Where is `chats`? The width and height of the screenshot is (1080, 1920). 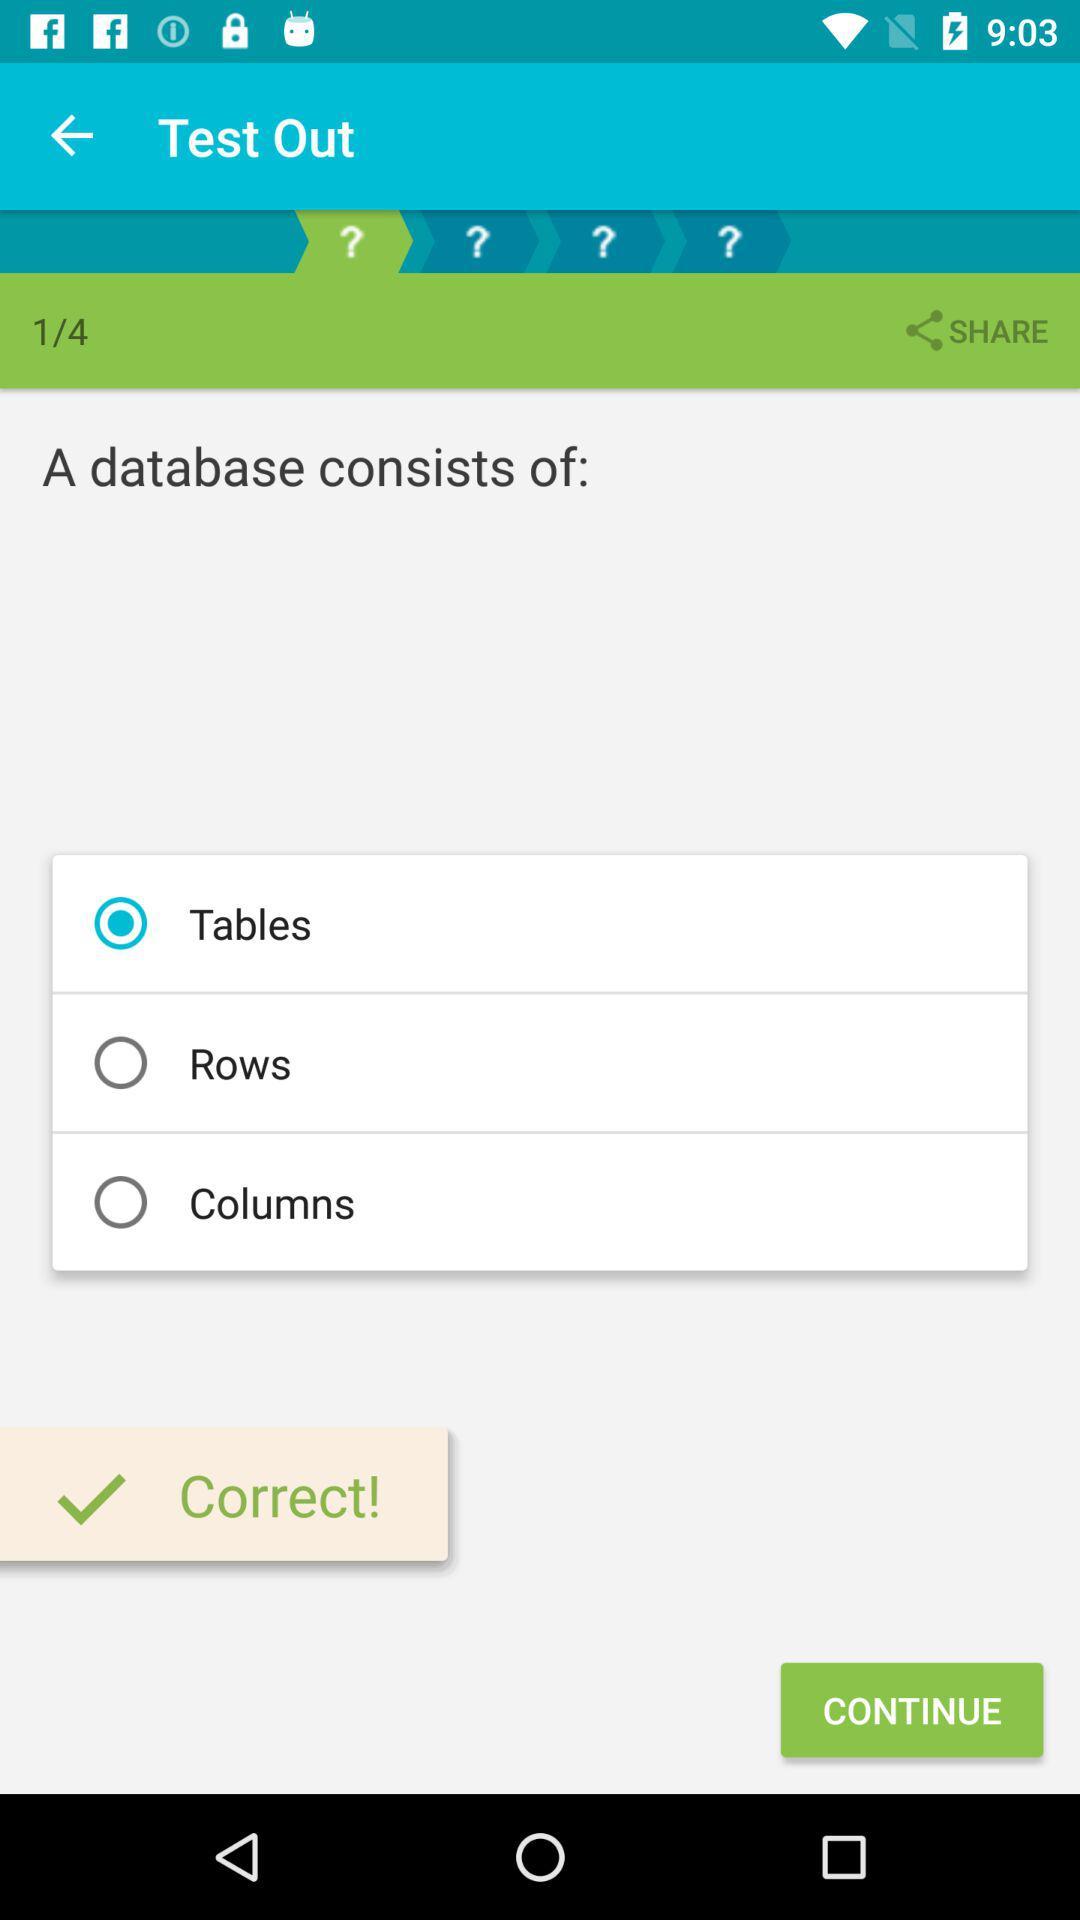
chats is located at coordinates (477, 240).